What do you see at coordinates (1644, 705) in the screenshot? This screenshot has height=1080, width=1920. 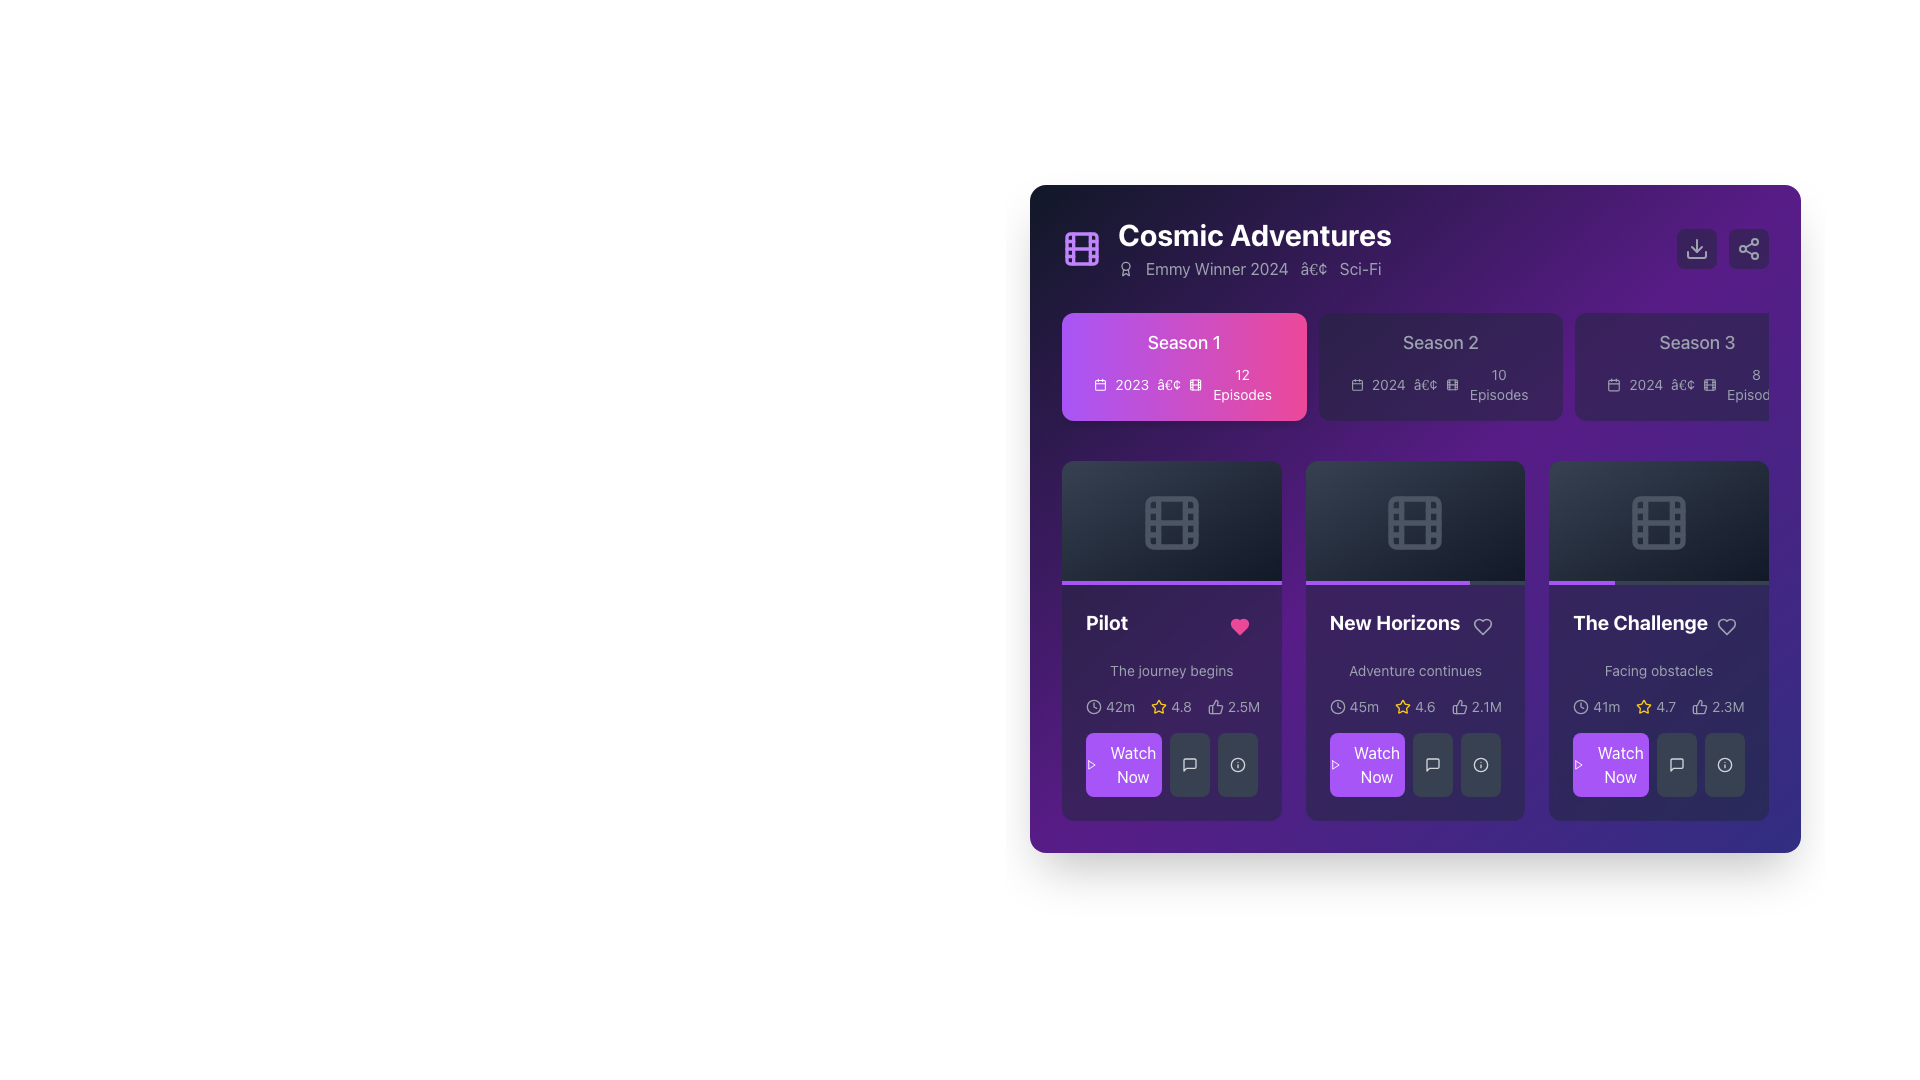 I see `the star icon representing the rating for 'The Challenge' episode, which visually indicates a score of '4.7'` at bounding box center [1644, 705].